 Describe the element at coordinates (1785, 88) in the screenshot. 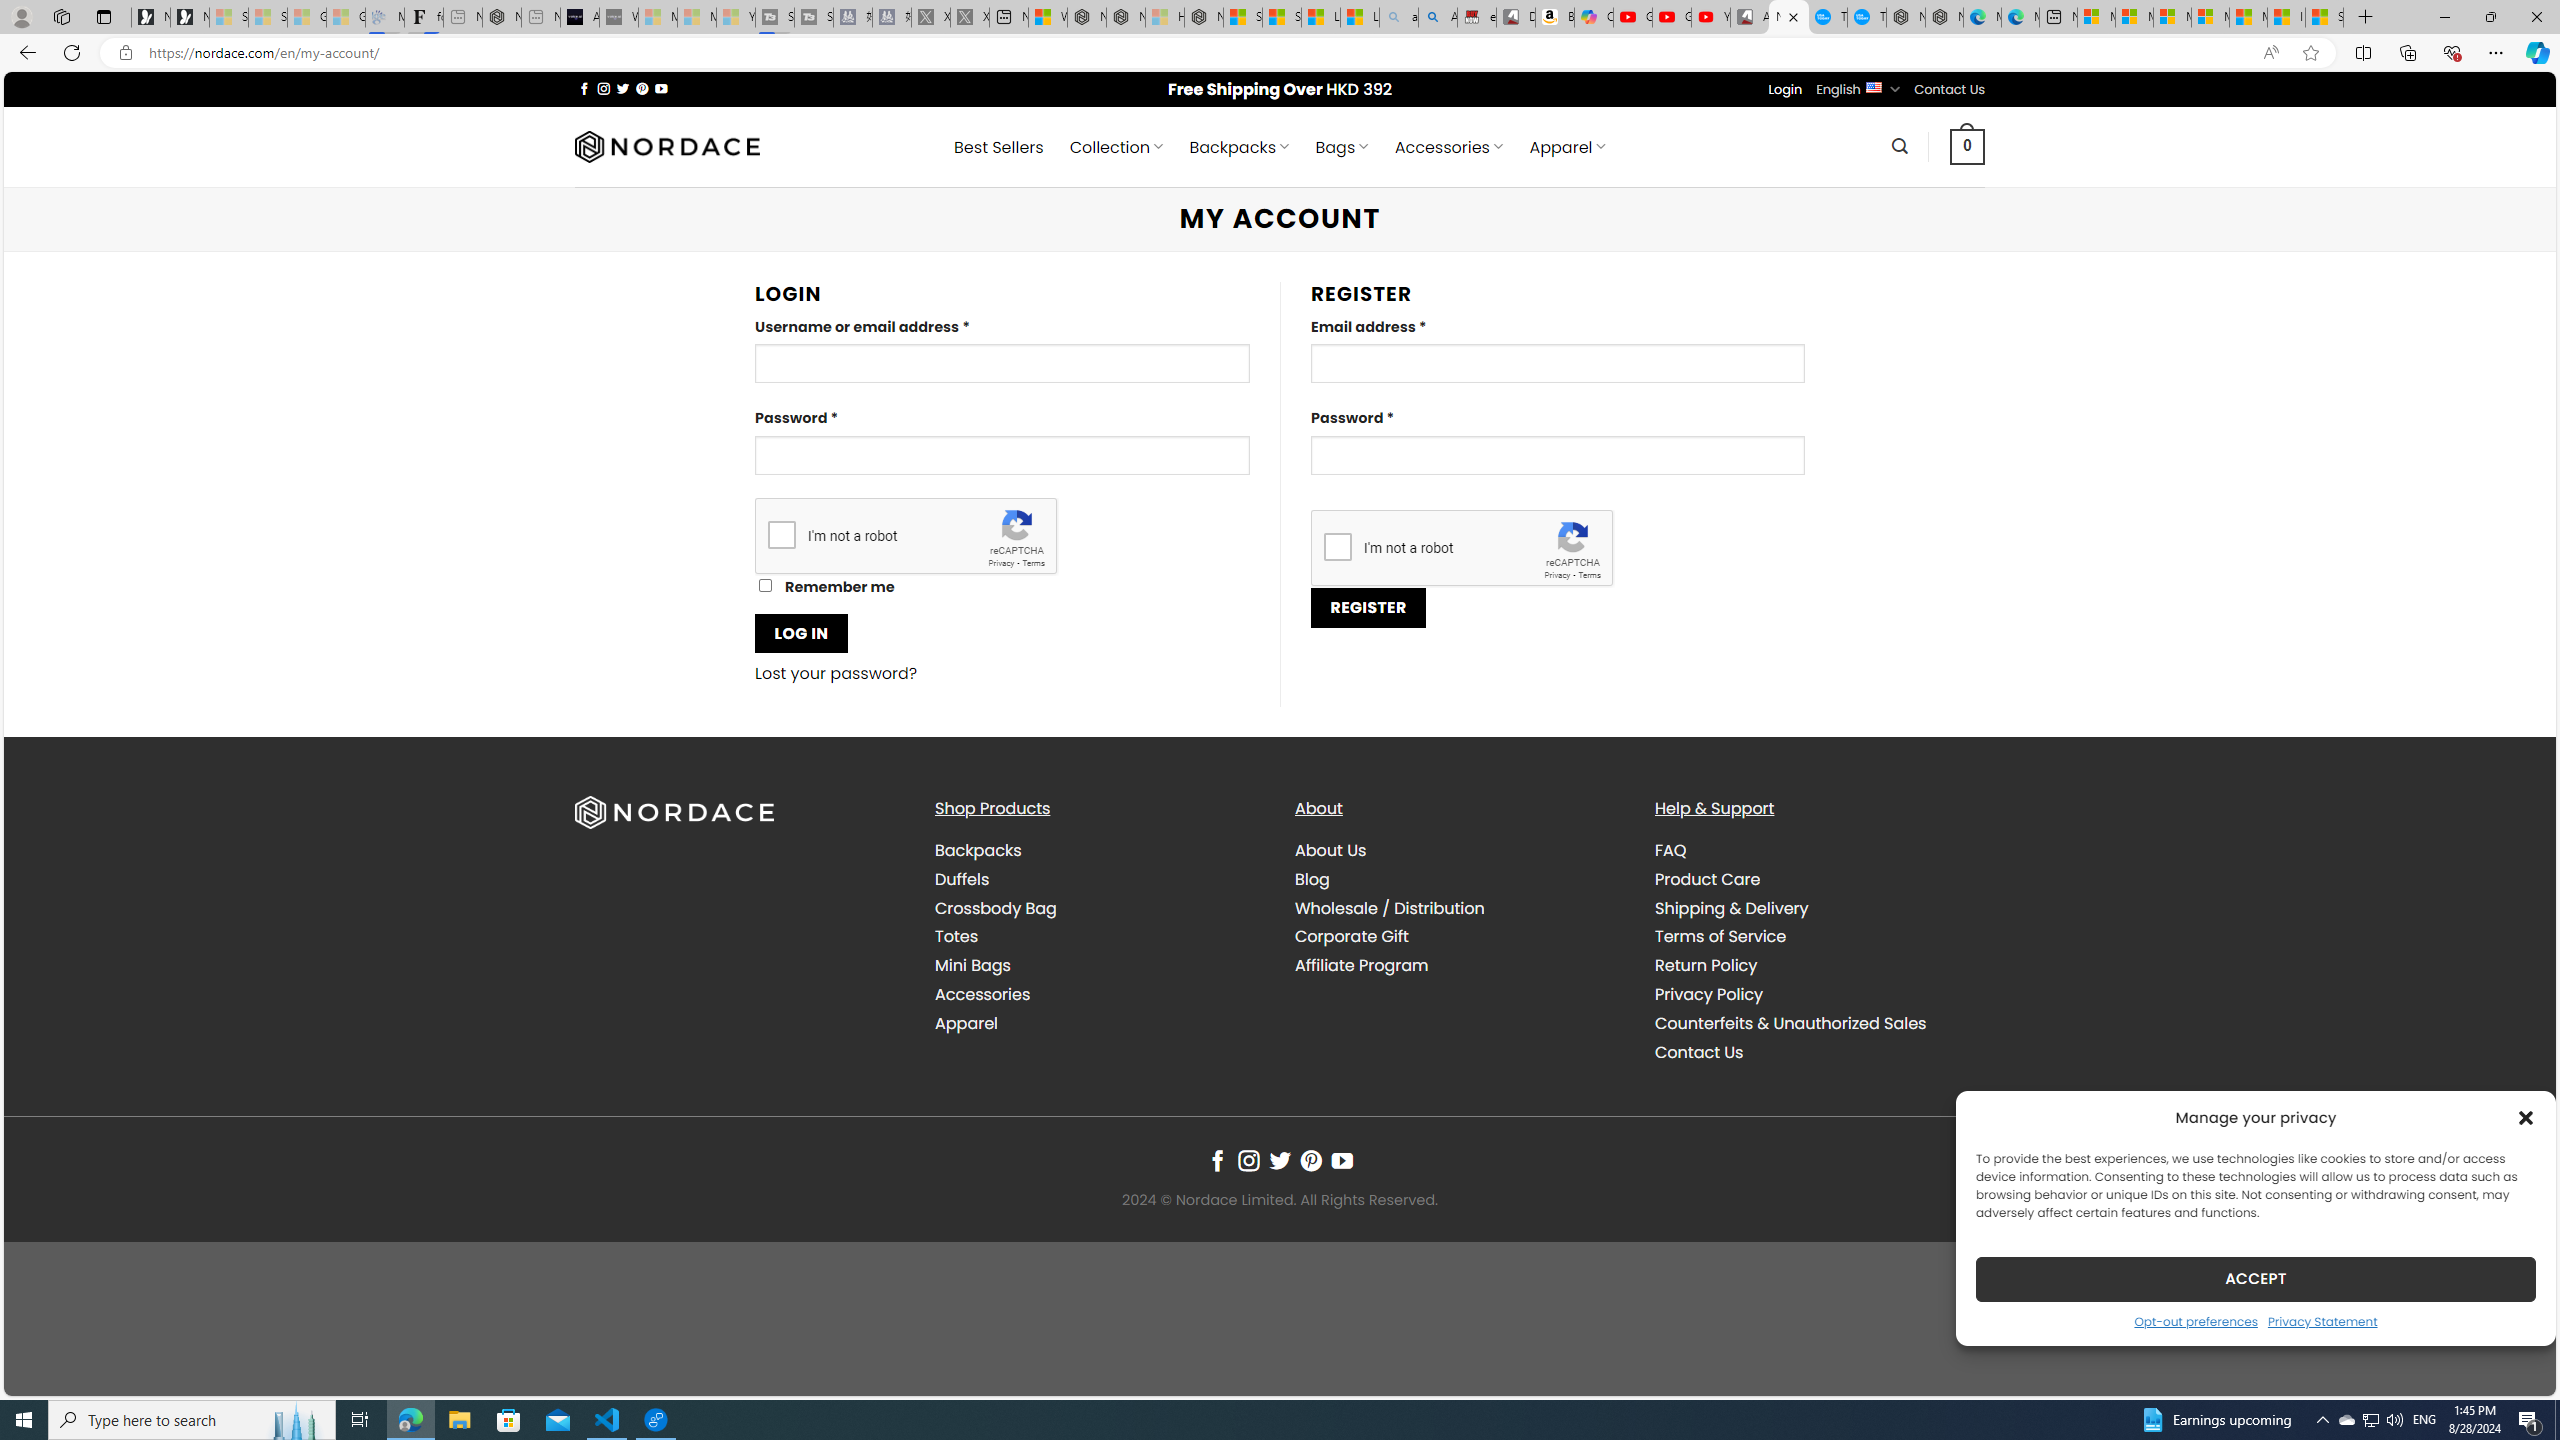

I see `'Login'` at that location.